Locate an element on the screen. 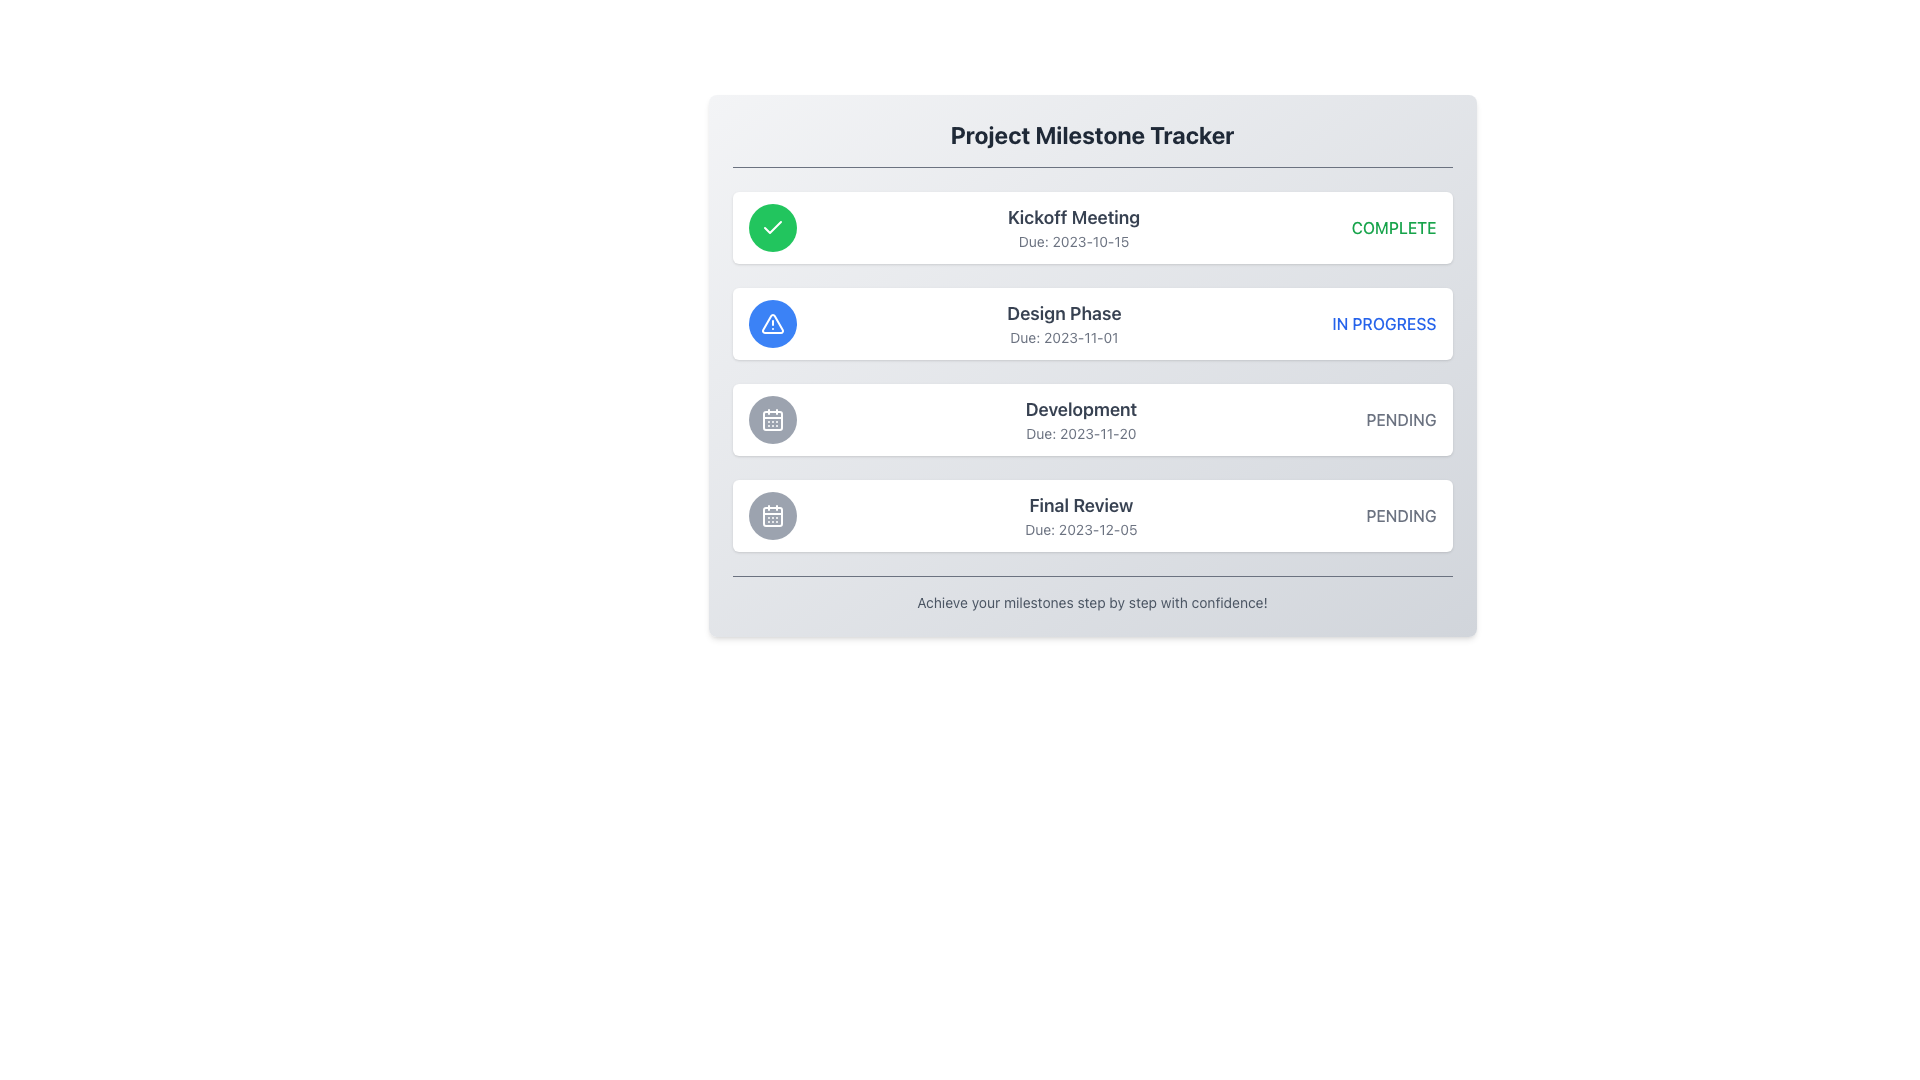  information displayed in the text element showing the title 'Final Review' and the due date '2023-12-05' within the fourth list item of the 'Project Milestone Tracker' section is located at coordinates (1080, 515).